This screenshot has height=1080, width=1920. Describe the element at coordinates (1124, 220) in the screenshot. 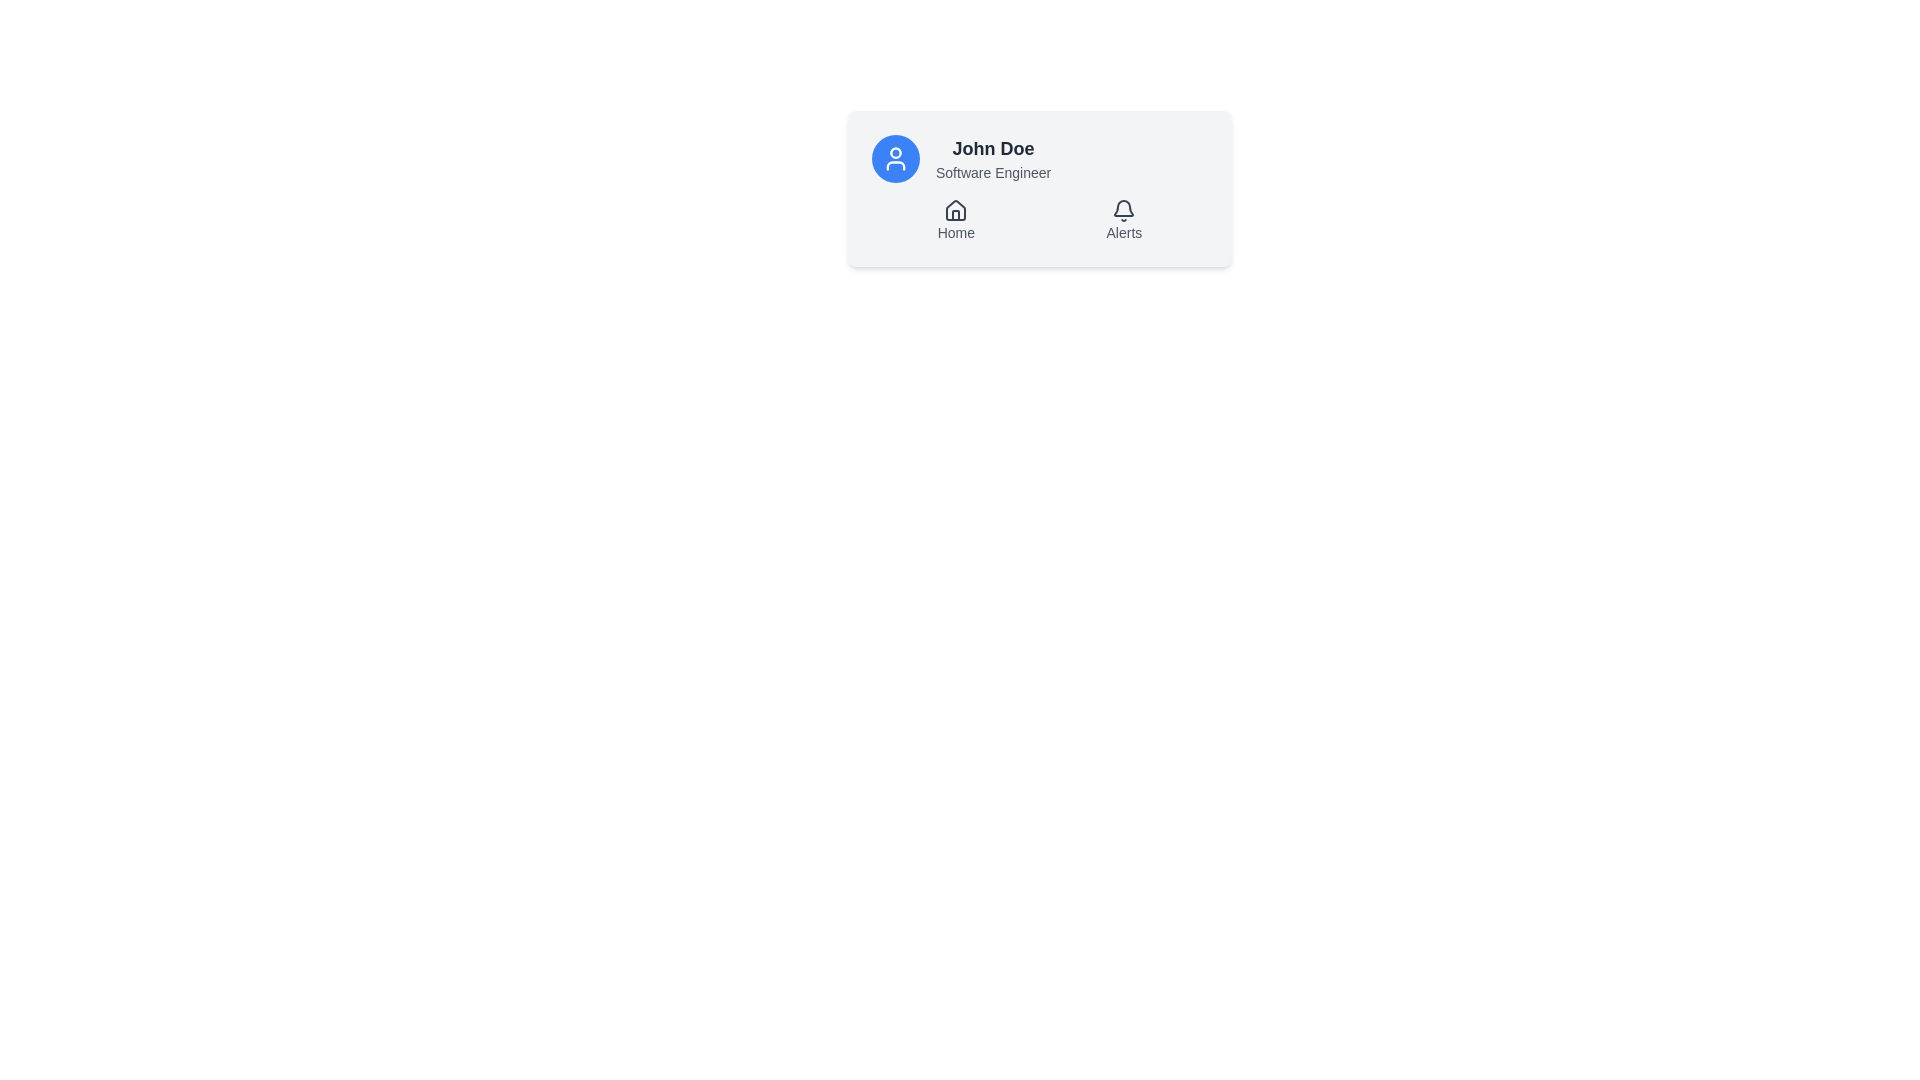

I see `the 'Alerts' navigation item, which features a bell icon above the text label 'Alerts' in gray tone` at that location.